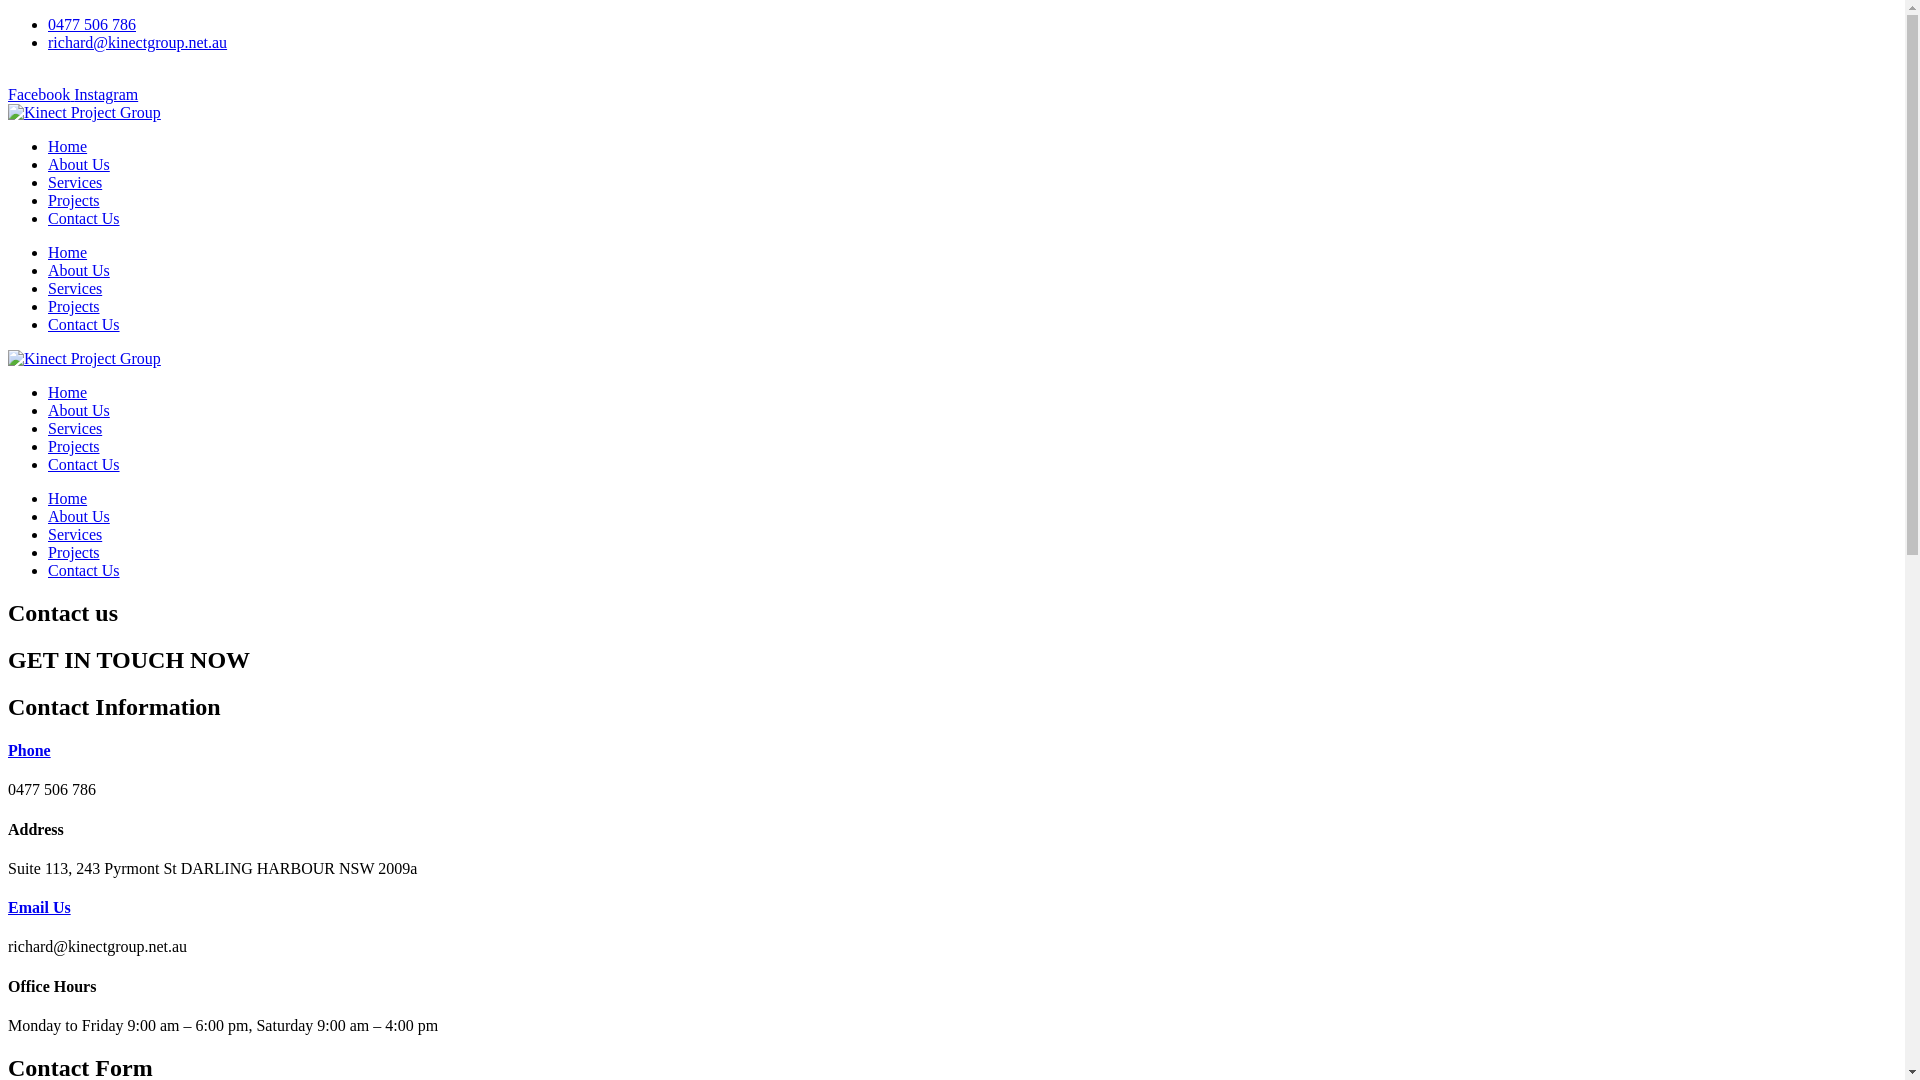 The image size is (1920, 1080). What do you see at coordinates (48, 288) in the screenshot?
I see `'Services'` at bounding box center [48, 288].